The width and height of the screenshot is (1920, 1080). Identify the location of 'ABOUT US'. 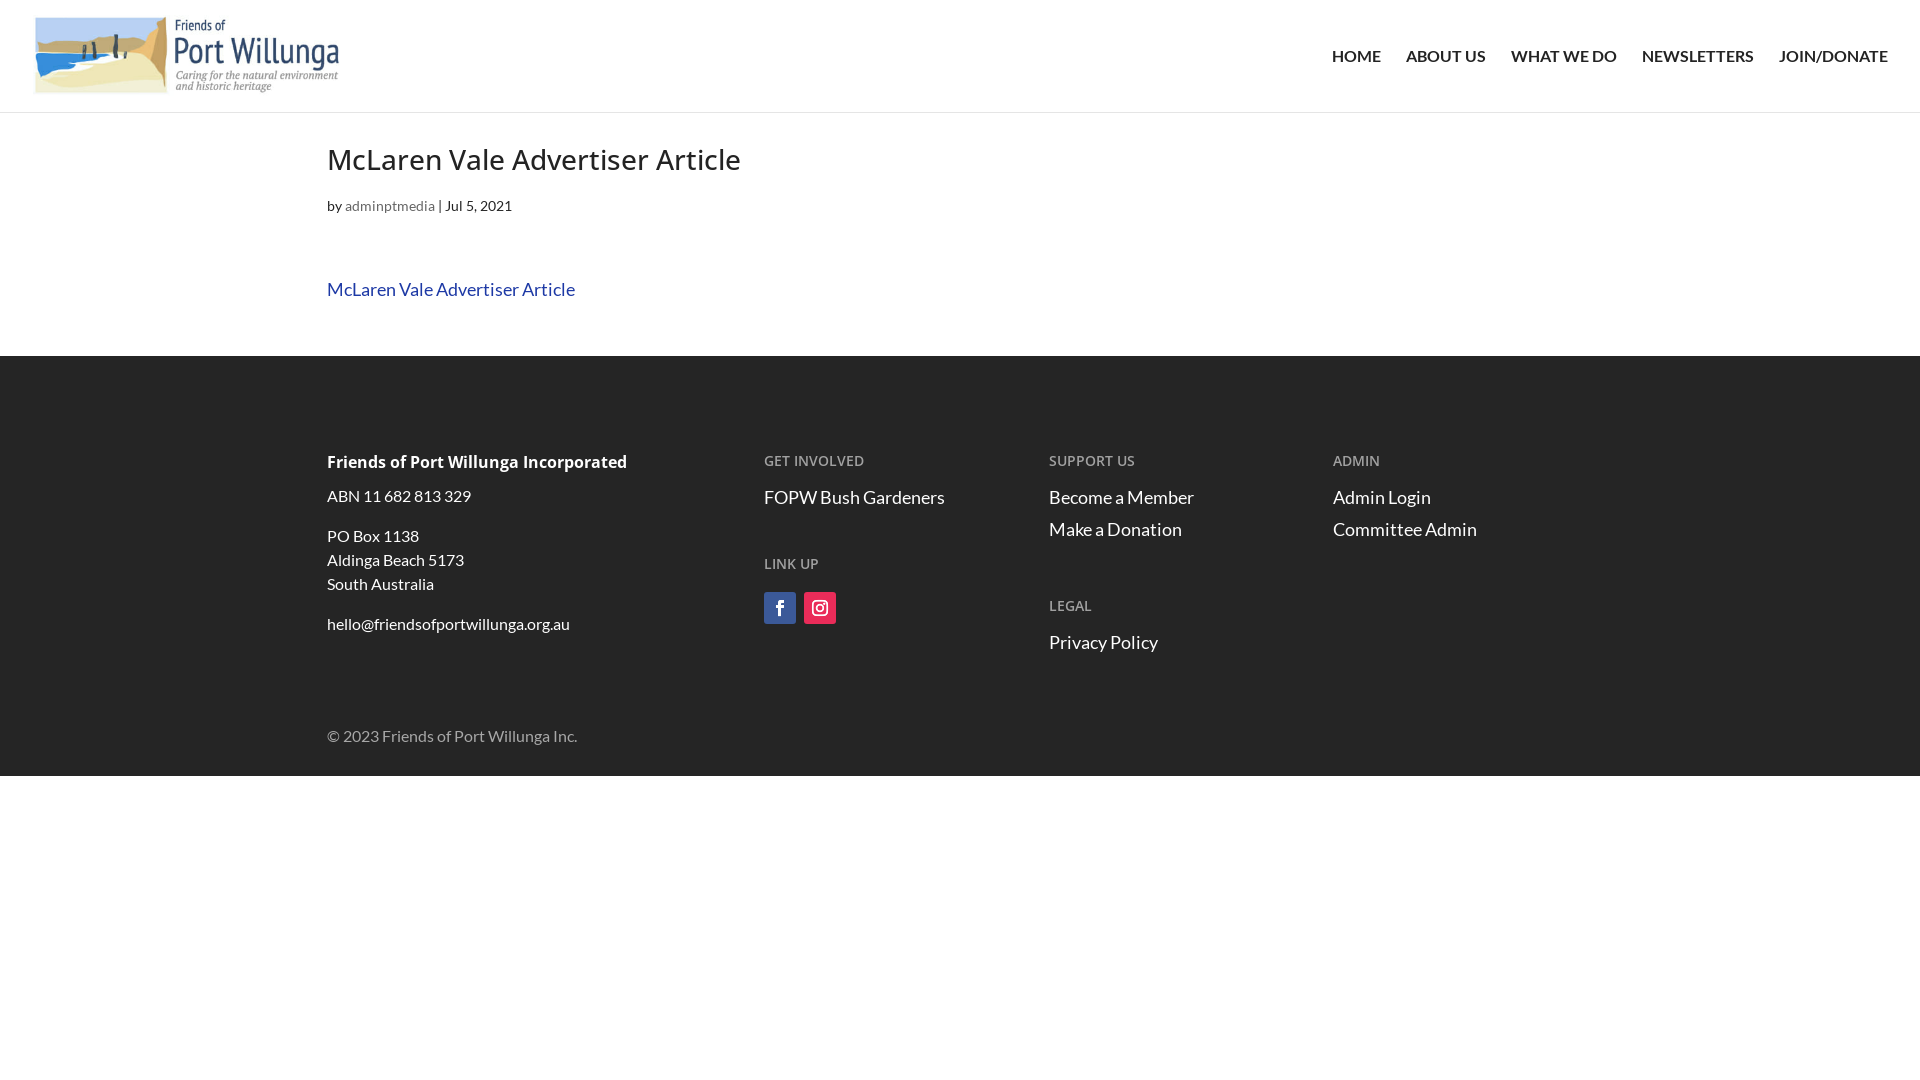
(1445, 79).